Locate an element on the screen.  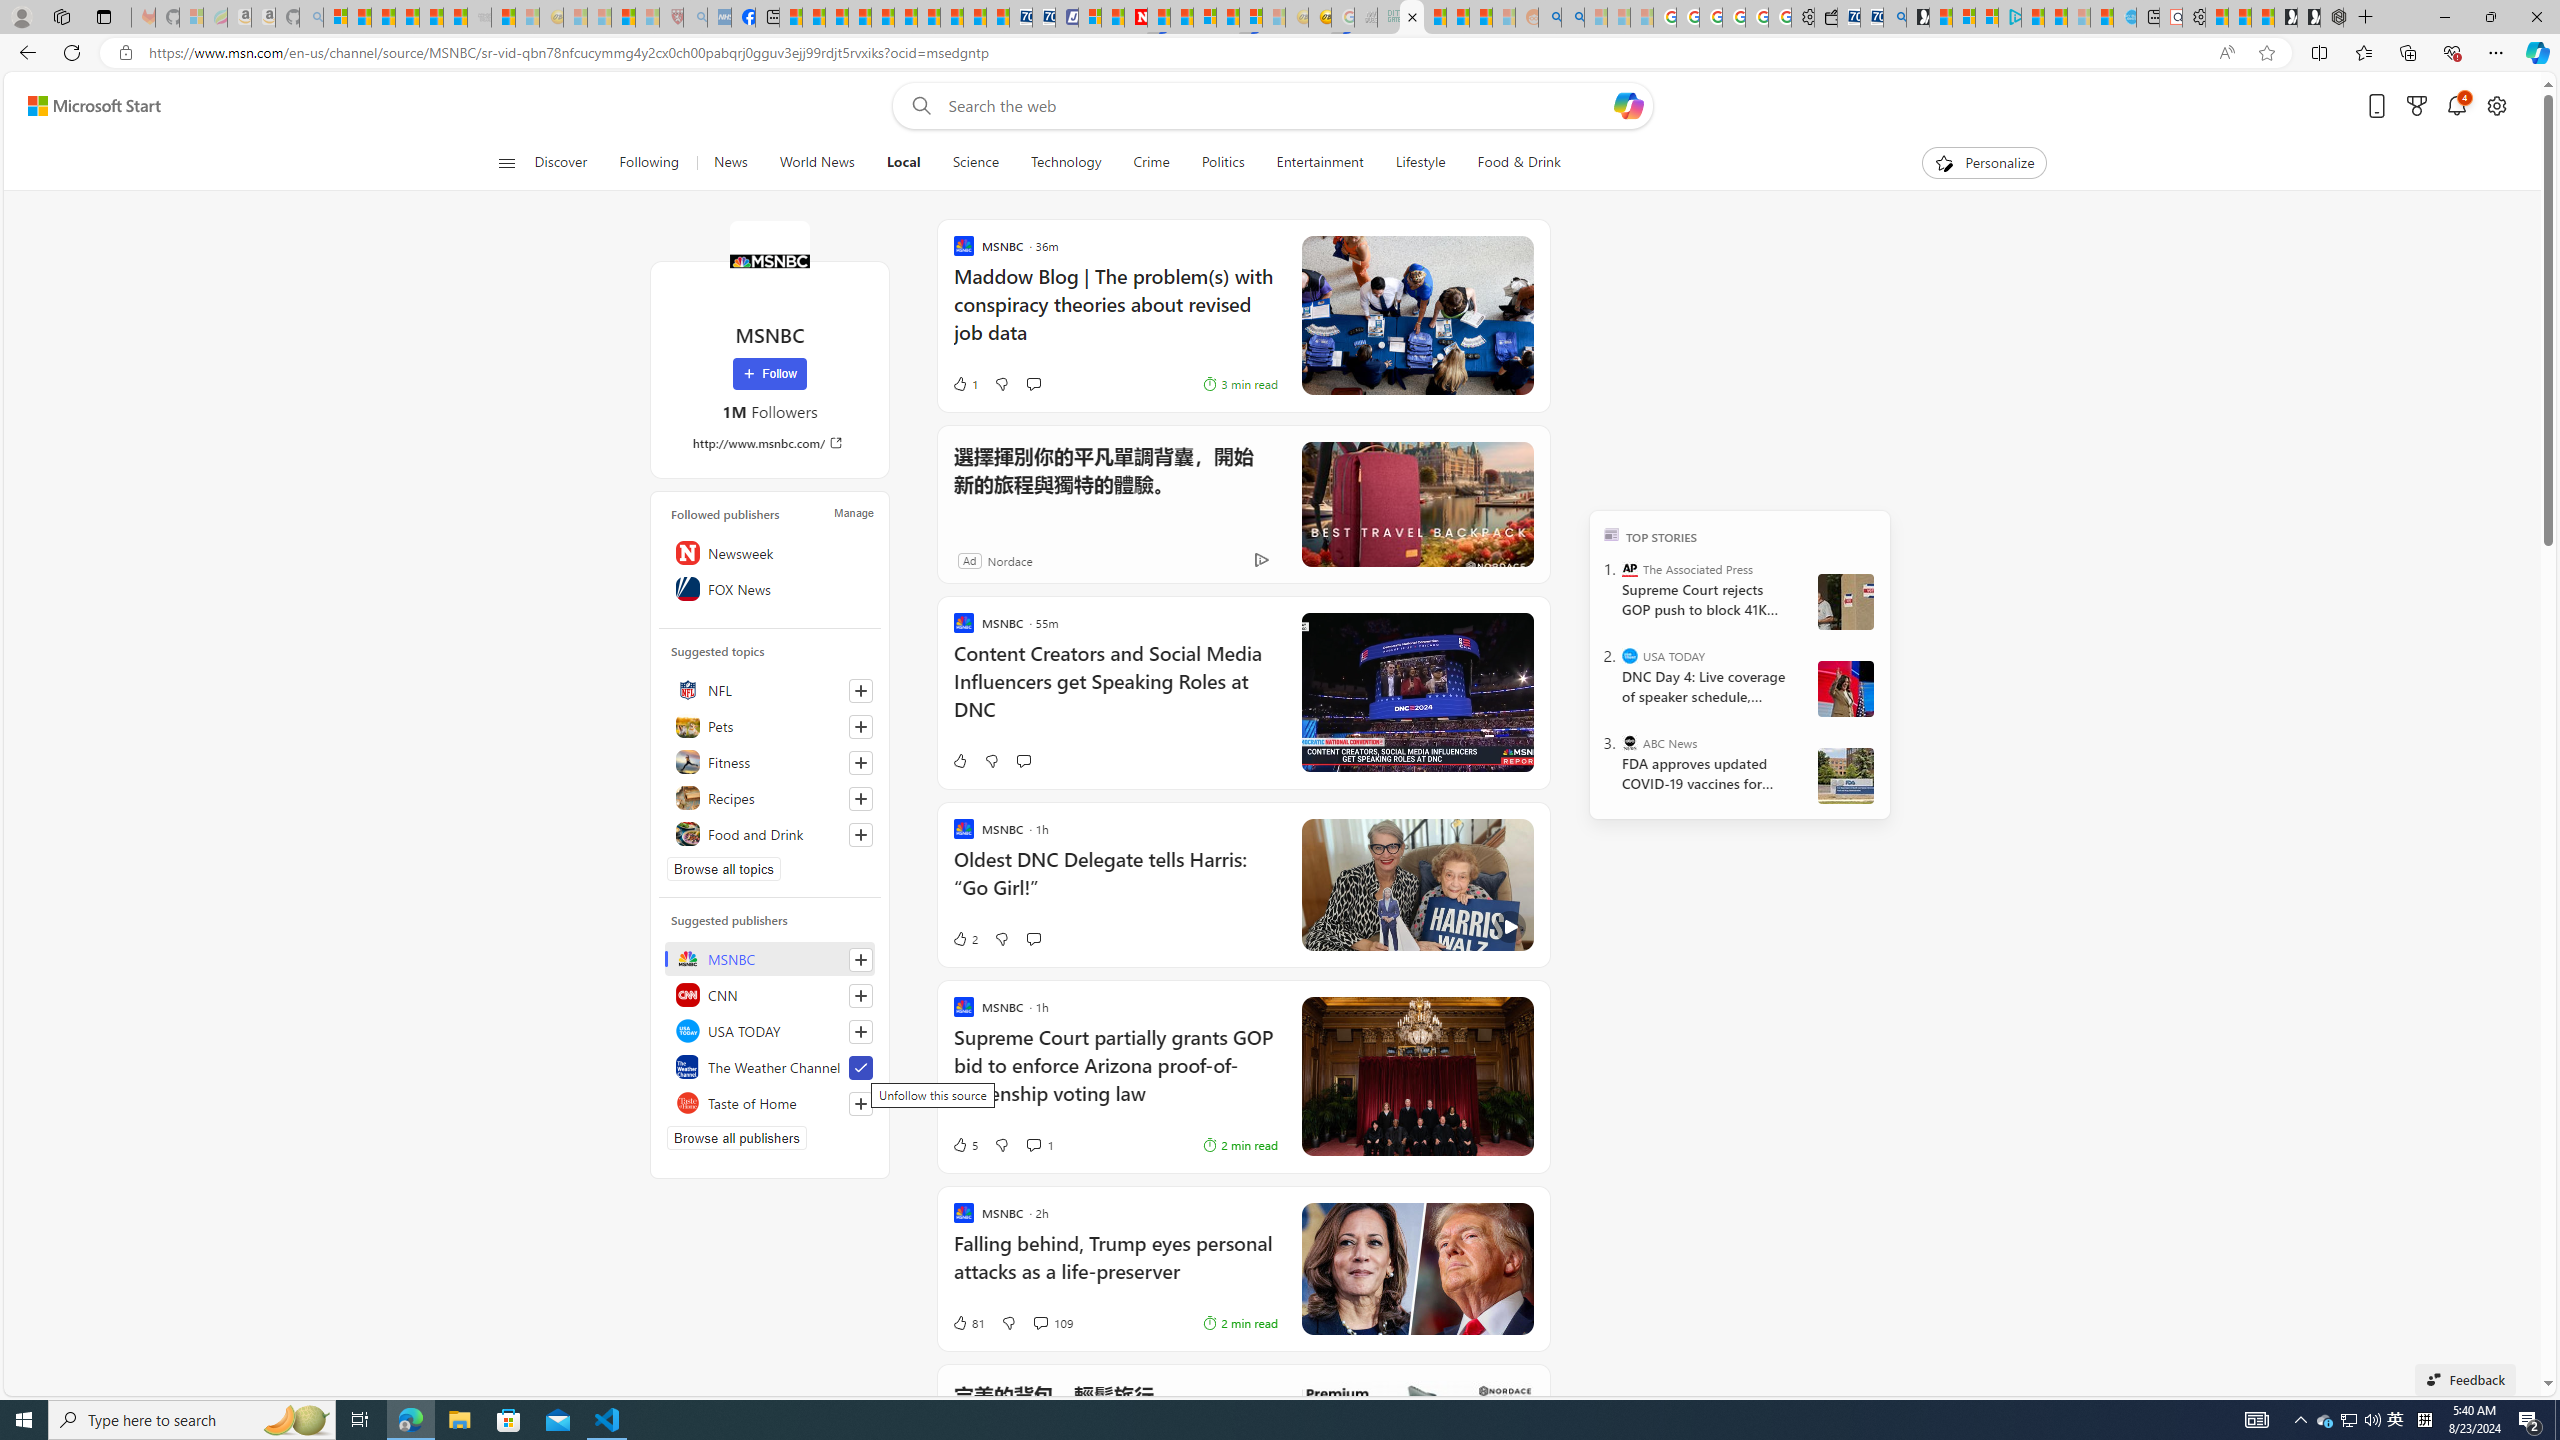
'81 Like' is located at coordinates (966, 1321).